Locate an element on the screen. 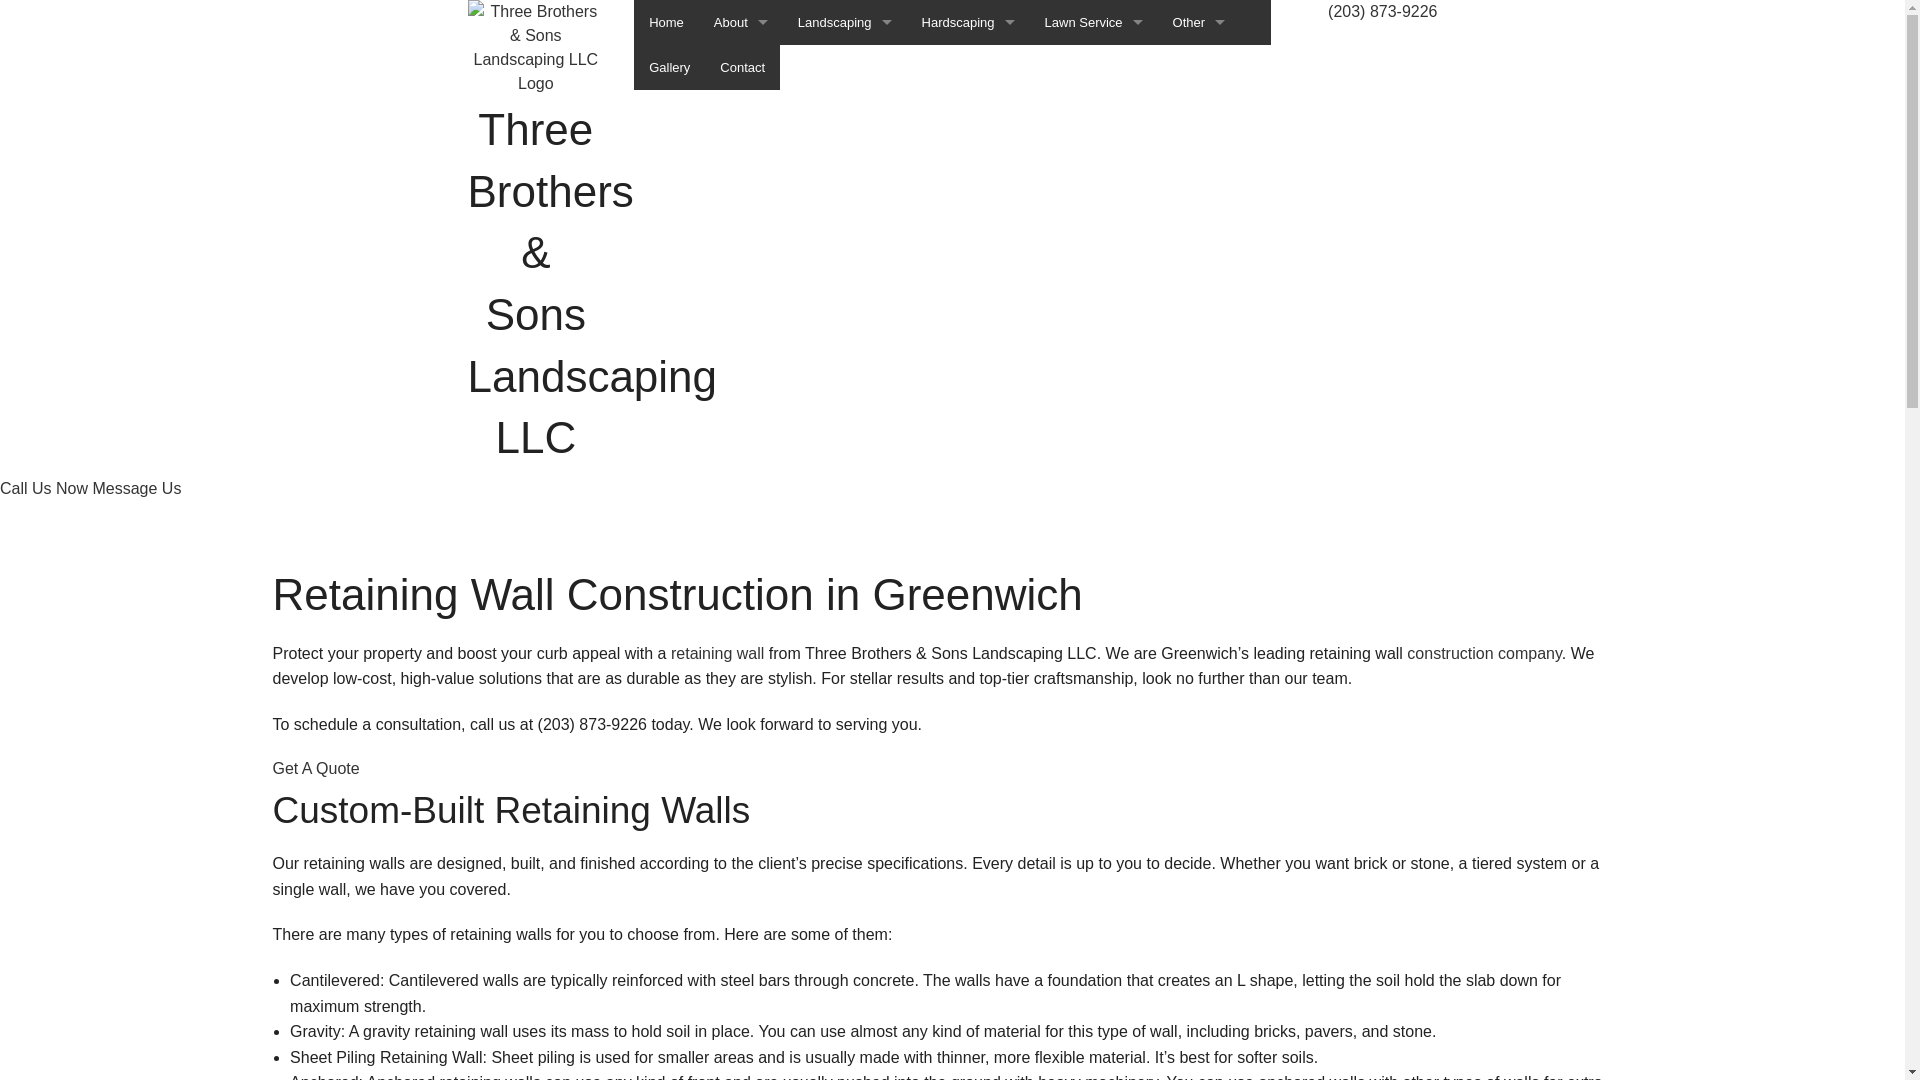 The height and width of the screenshot is (1080, 1920). 'FAQ' is located at coordinates (739, 66).